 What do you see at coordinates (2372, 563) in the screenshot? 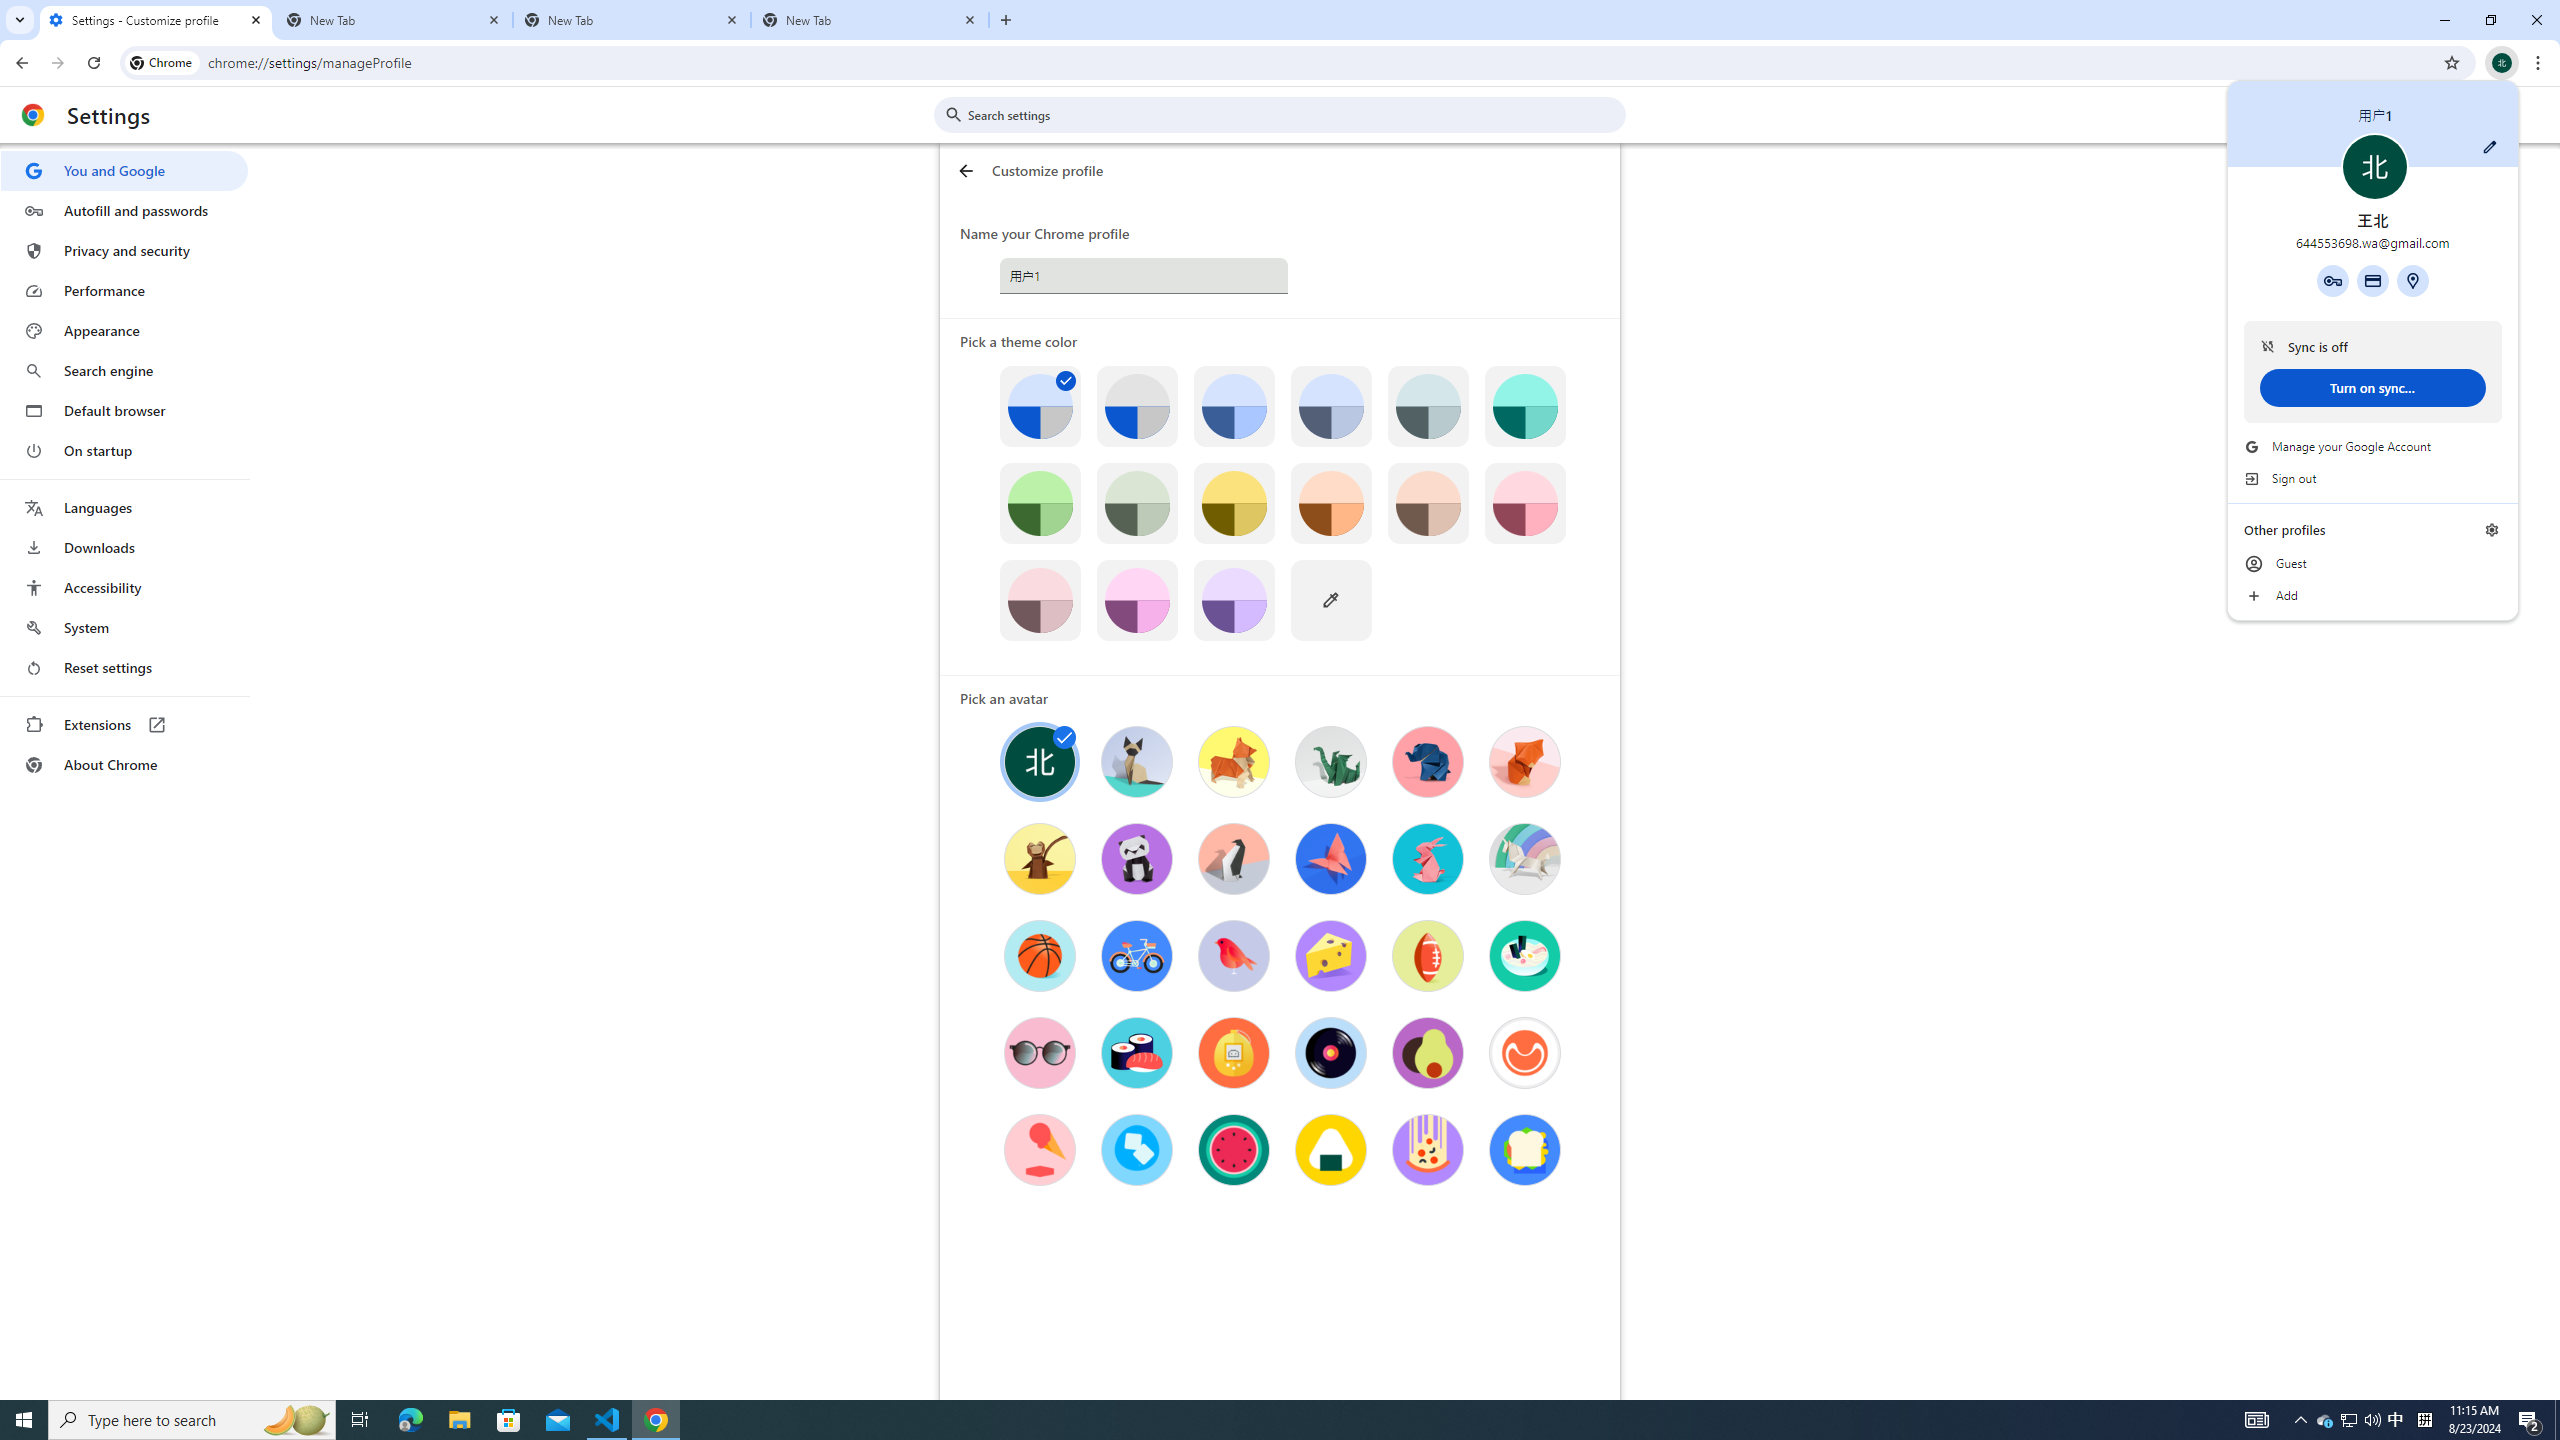
I see `'Guest'` at bounding box center [2372, 563].